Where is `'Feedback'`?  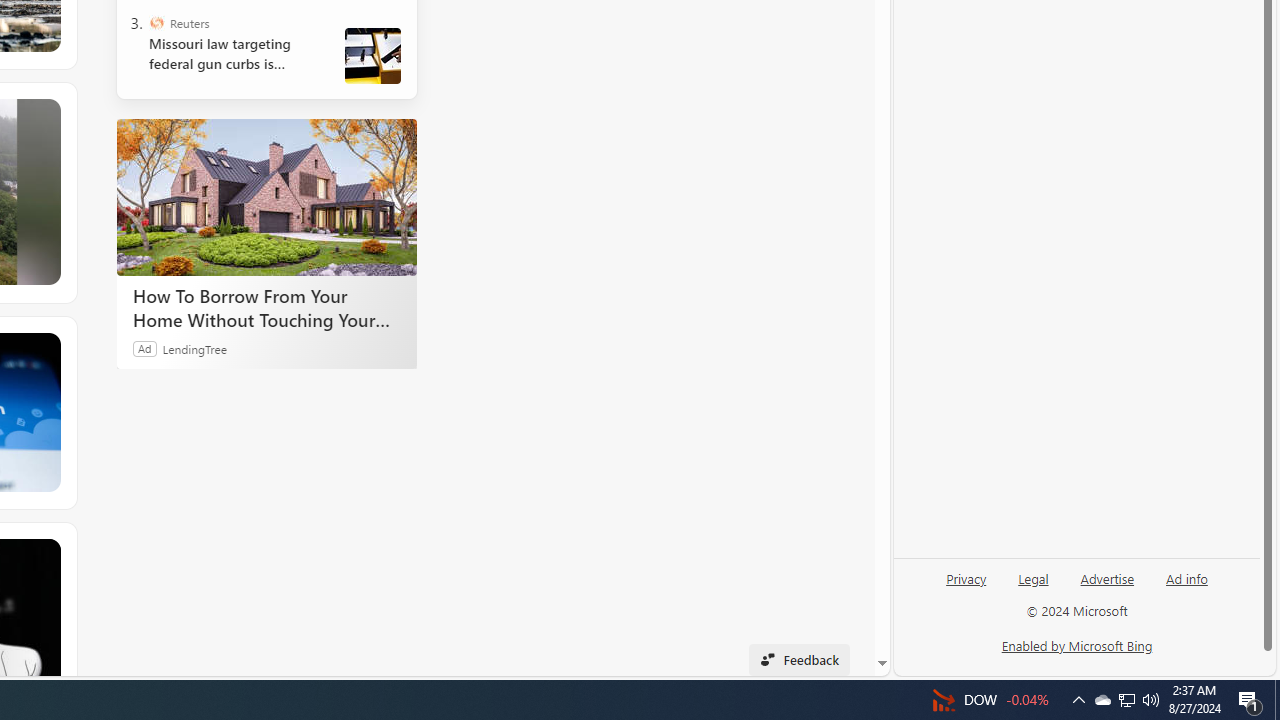 'Feedback' is located at coordinates (798, 659).